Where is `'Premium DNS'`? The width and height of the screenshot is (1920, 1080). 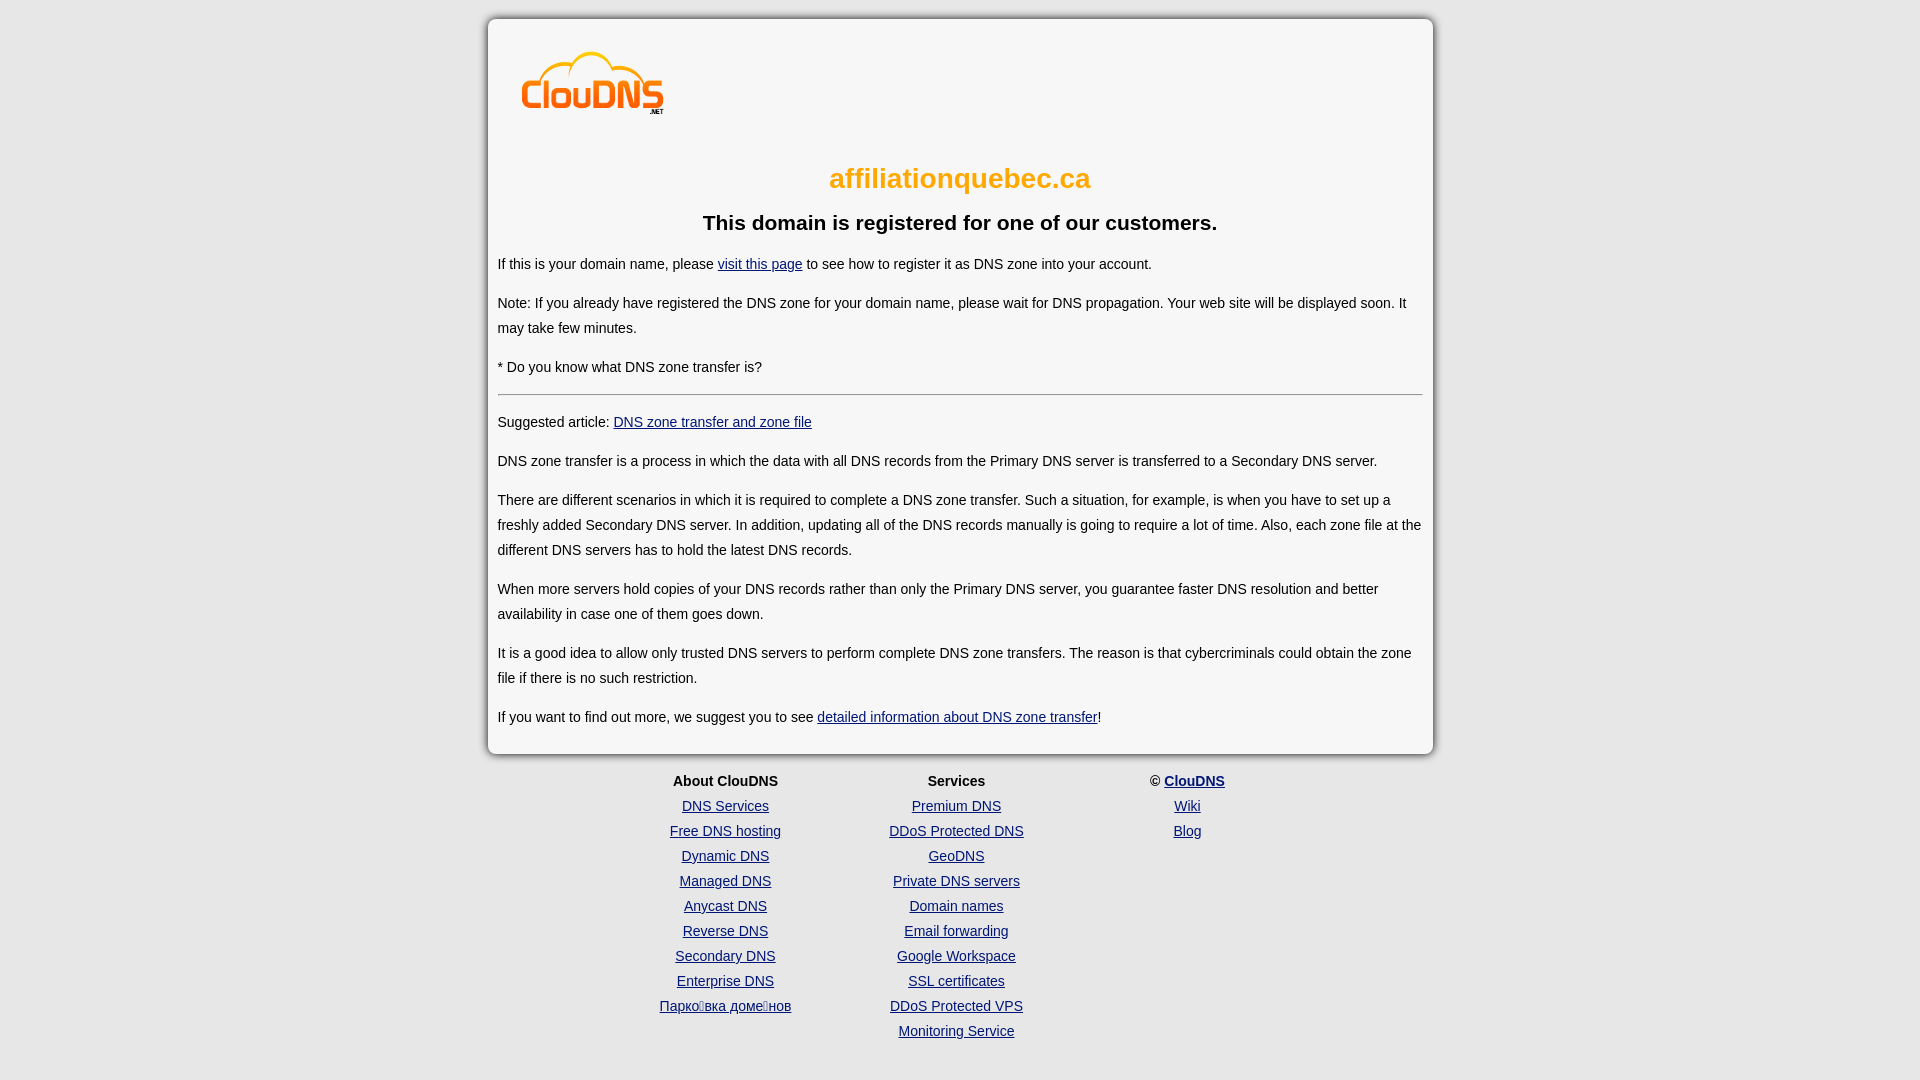 'Premium DNS' is located at coordinates (955, 805).